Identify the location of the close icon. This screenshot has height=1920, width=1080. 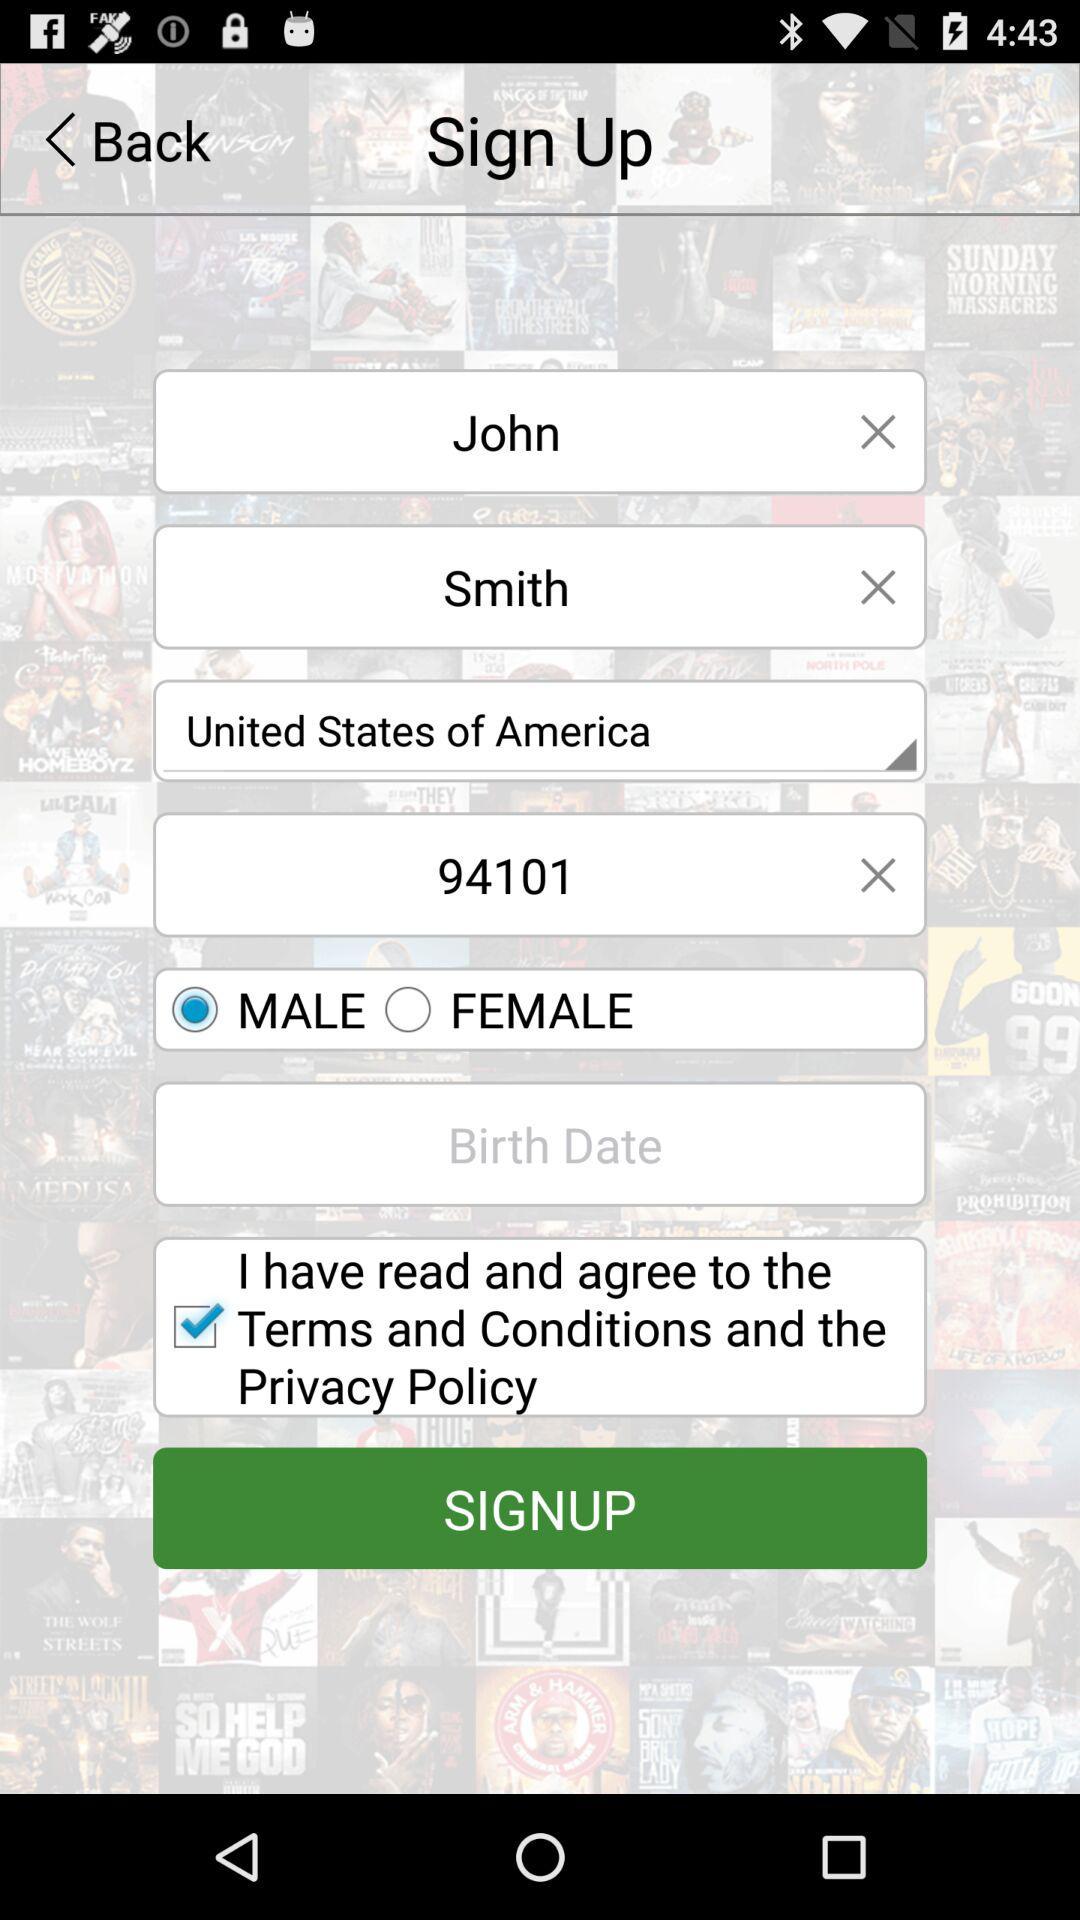
(877, 935).